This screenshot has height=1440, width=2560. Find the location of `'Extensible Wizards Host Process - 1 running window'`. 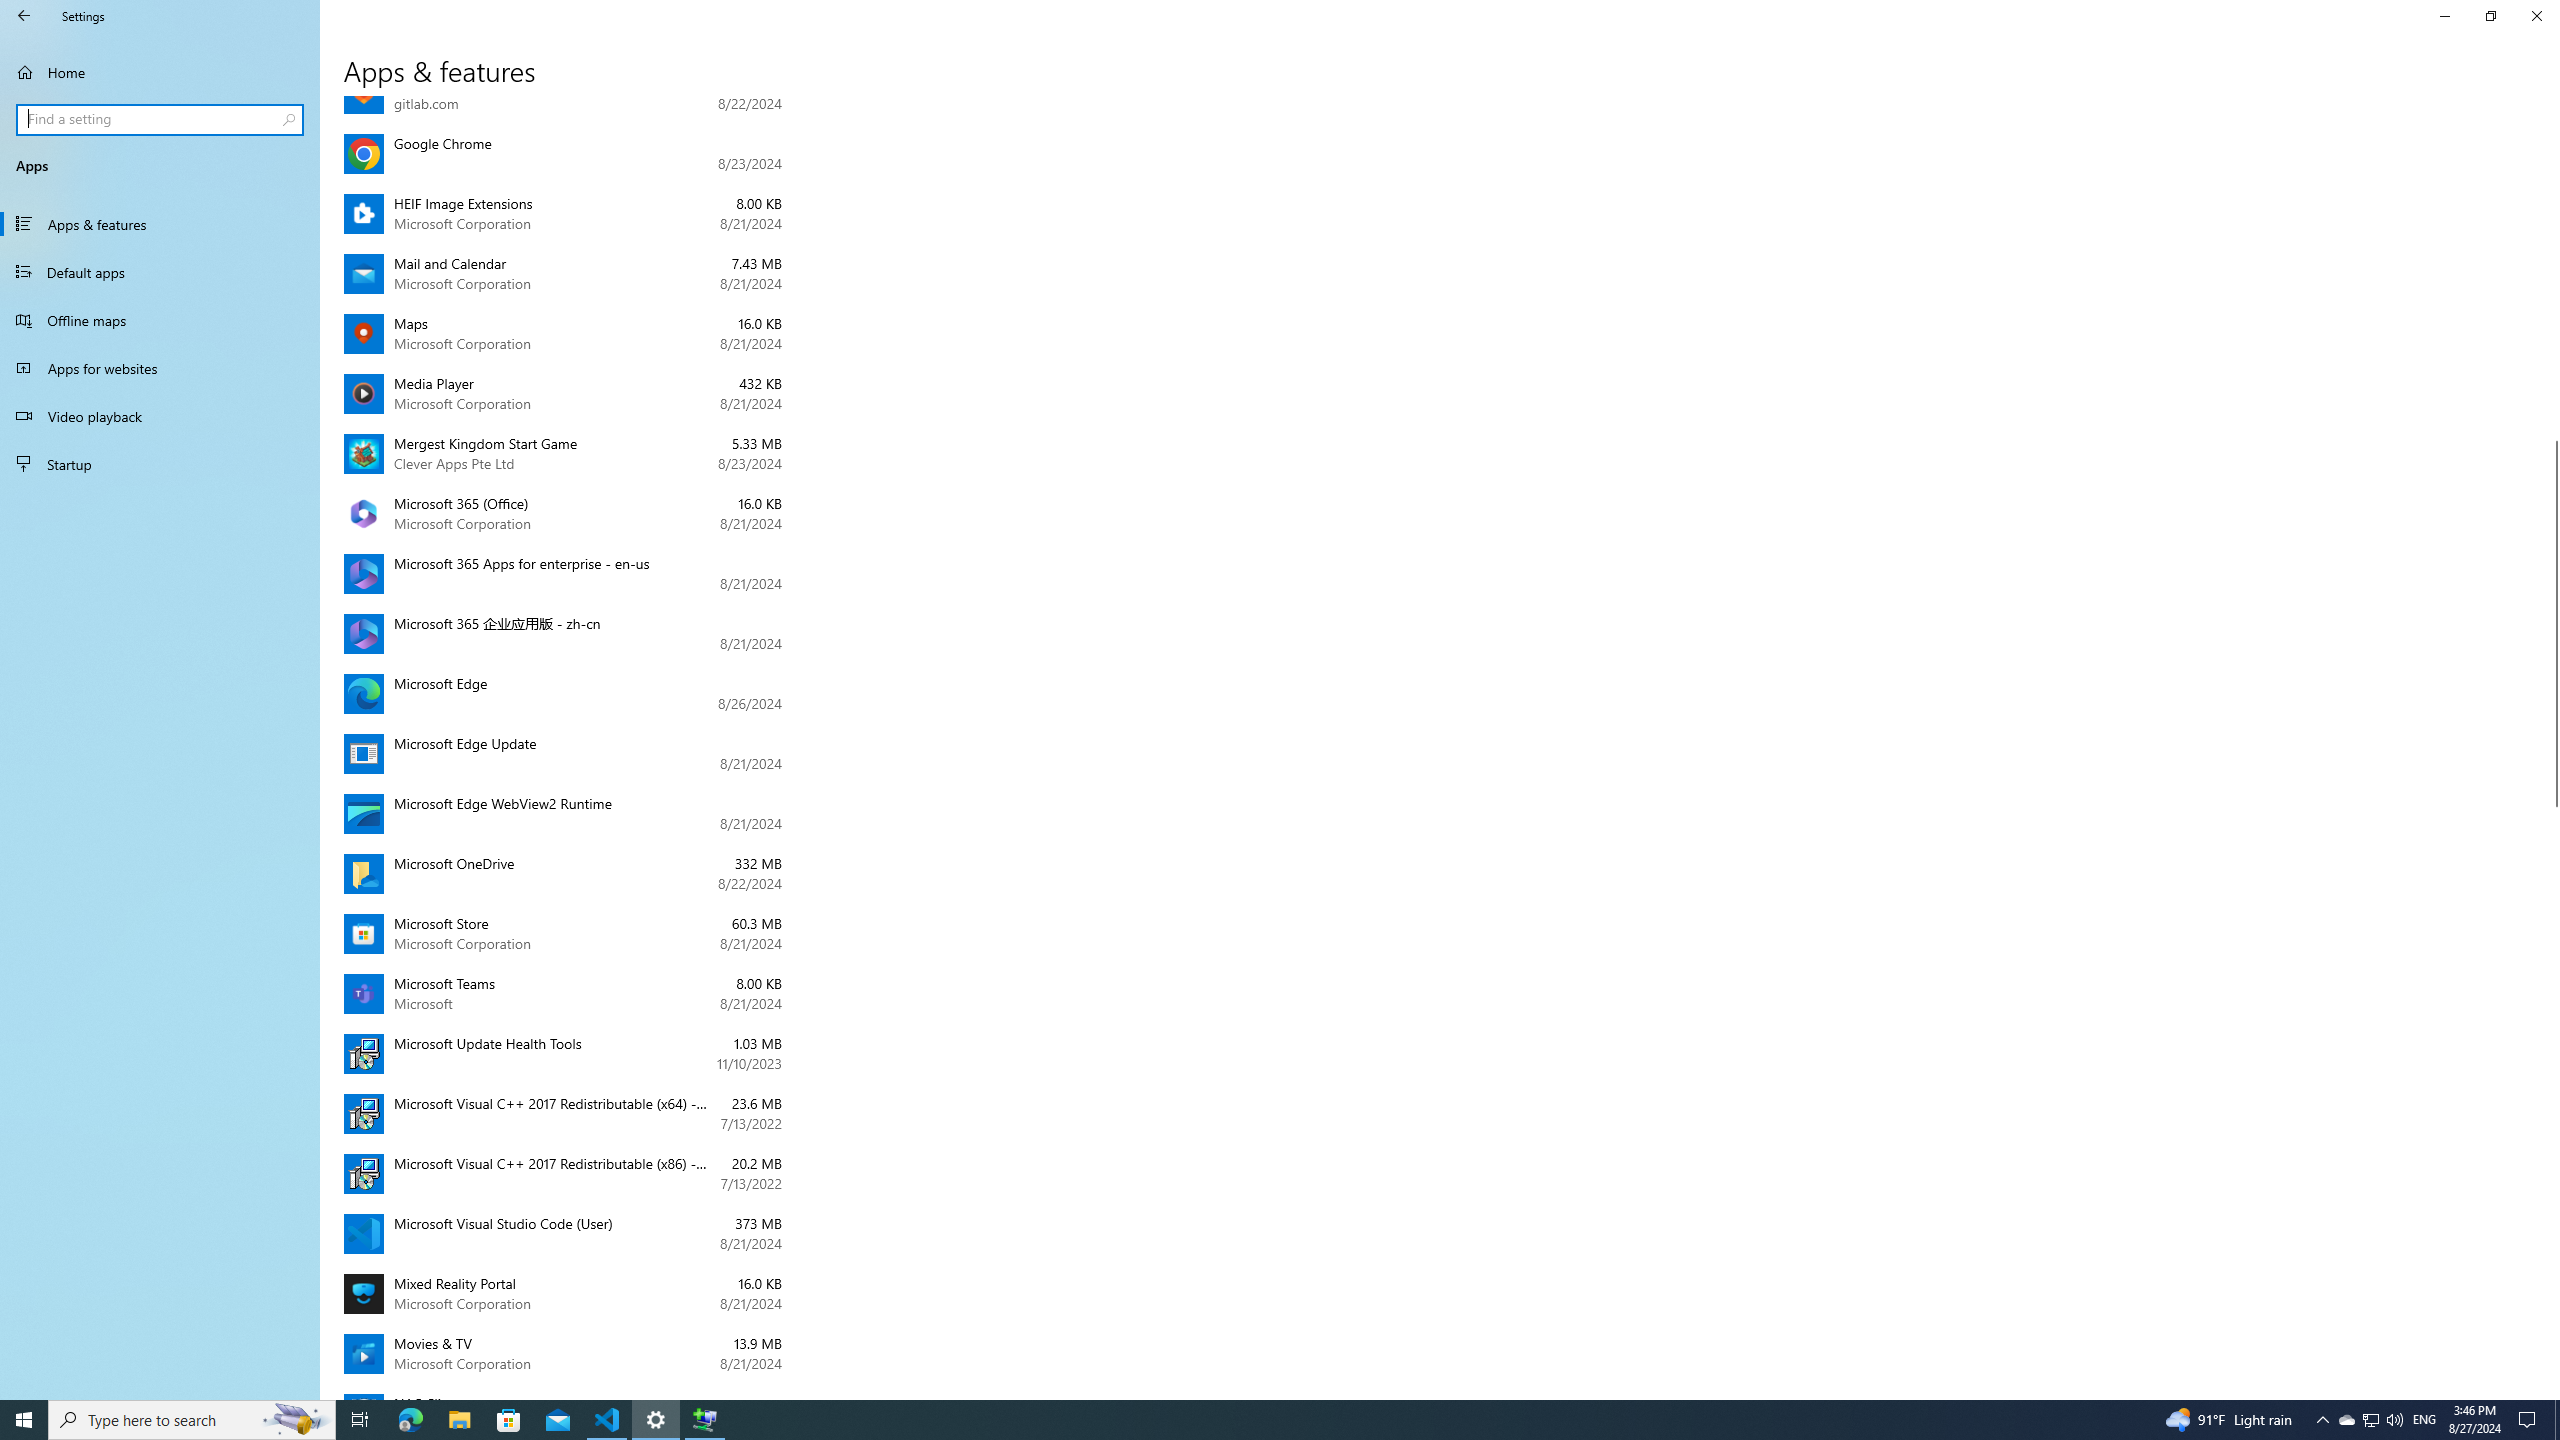

'Extensible Wizards Host Process - 1 running window' is located at coordinates (705, 1418).